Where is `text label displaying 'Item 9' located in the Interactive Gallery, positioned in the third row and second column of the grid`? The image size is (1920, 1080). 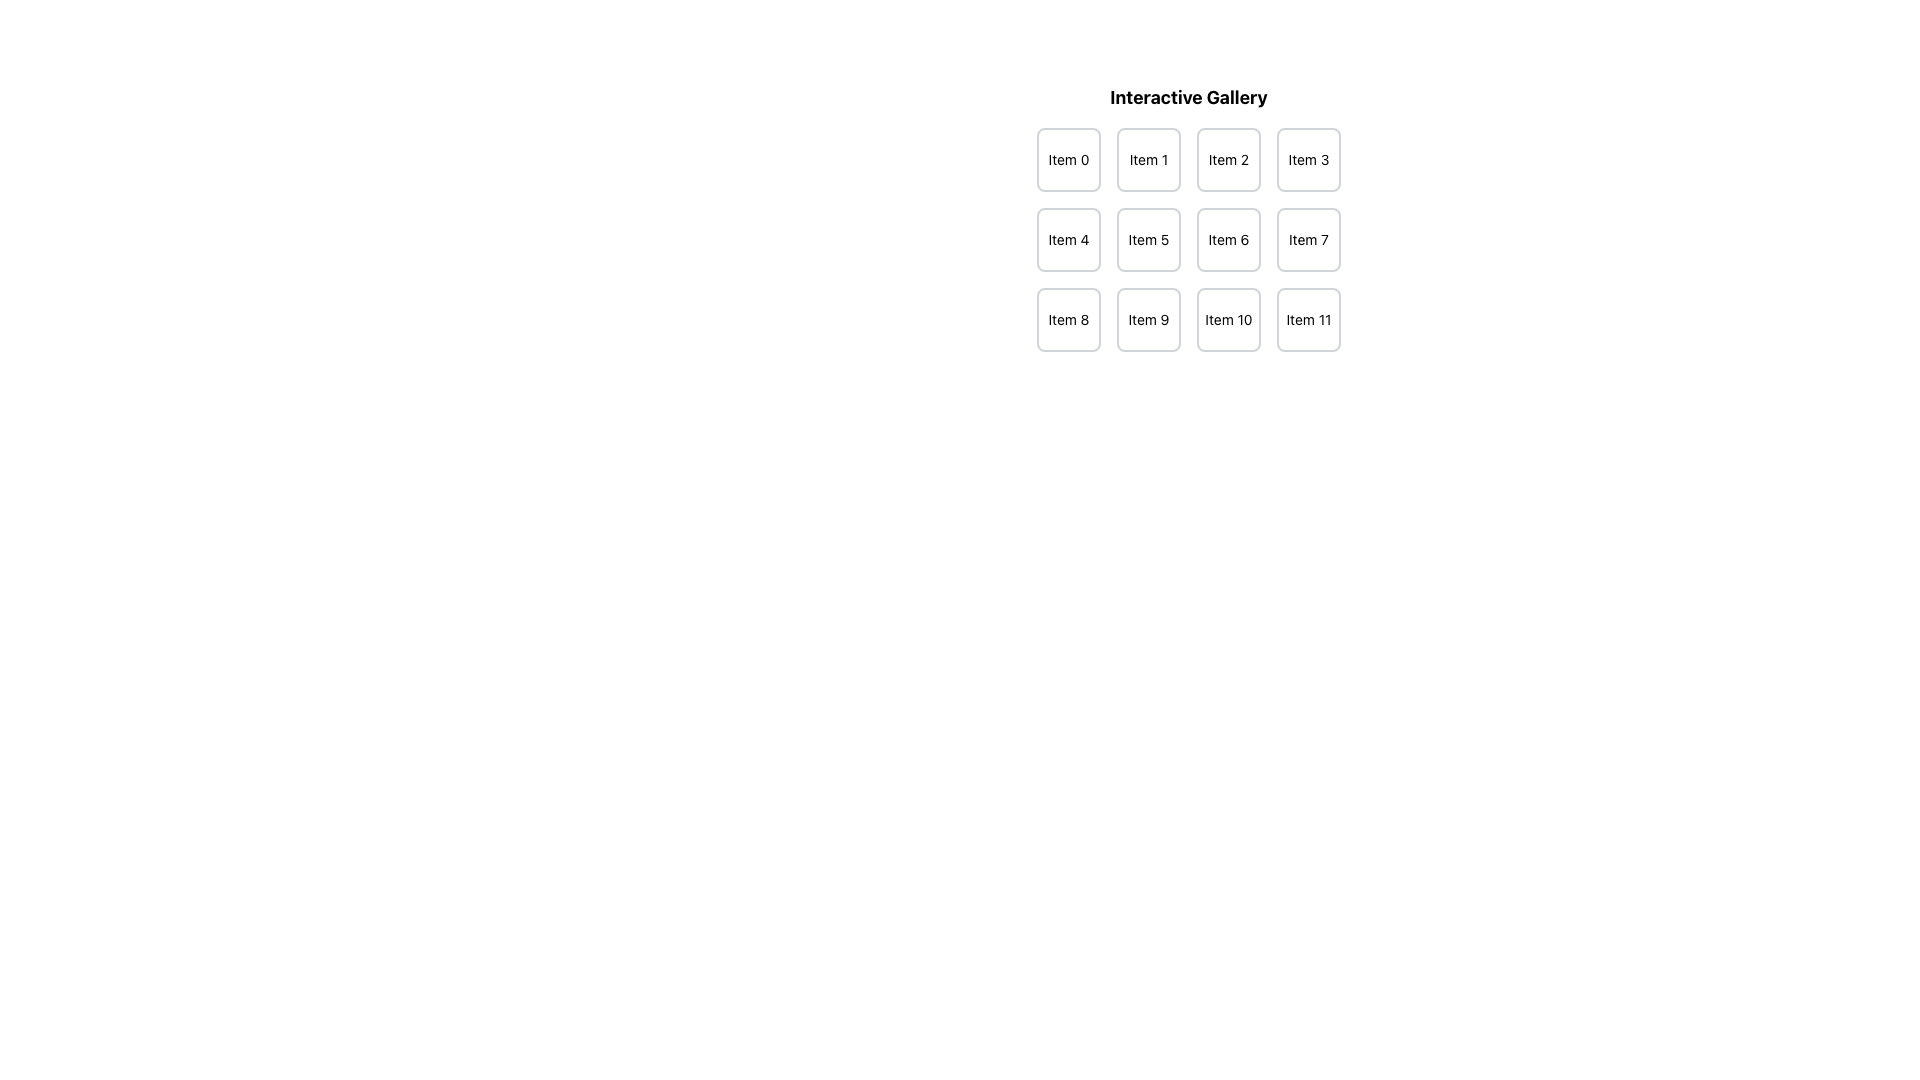 text label displaying 'Item 9' located in the Interactive Gallery, positioned in the third row and second column of the grid is located at coordinates (1148, 319).